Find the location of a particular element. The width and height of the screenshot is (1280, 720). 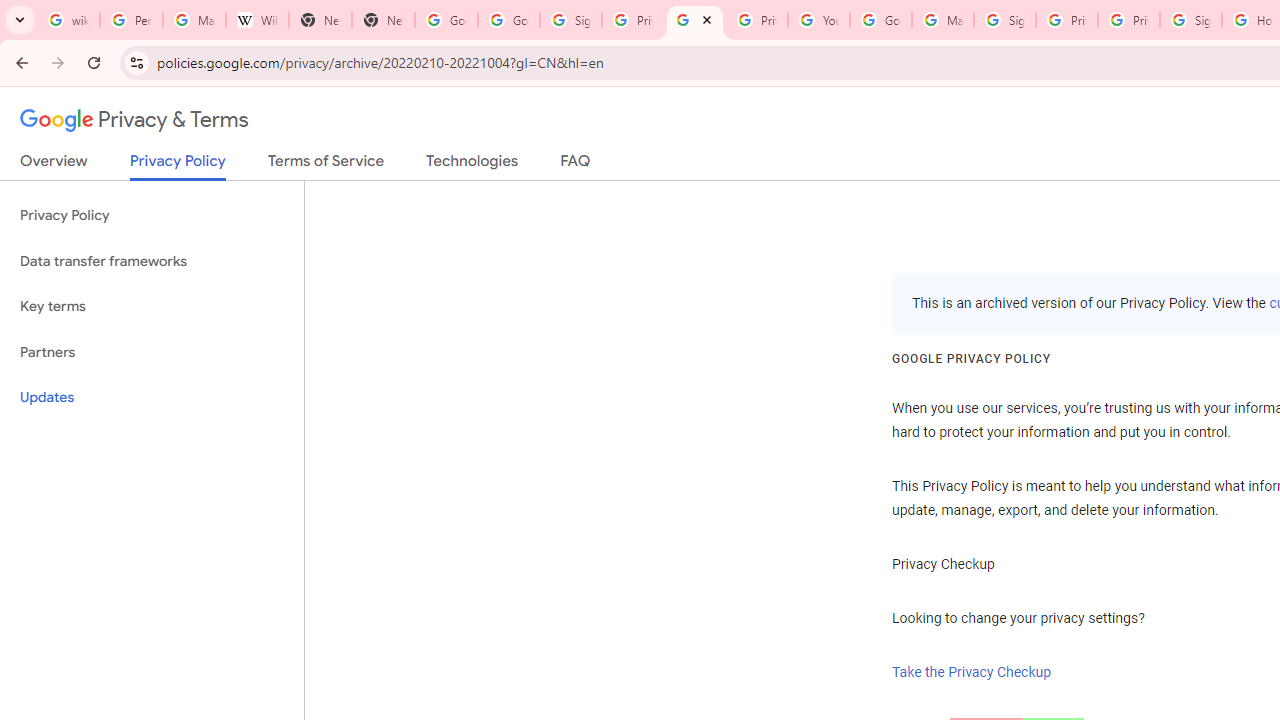

'New Tab' is located at coordinates (320, 20).